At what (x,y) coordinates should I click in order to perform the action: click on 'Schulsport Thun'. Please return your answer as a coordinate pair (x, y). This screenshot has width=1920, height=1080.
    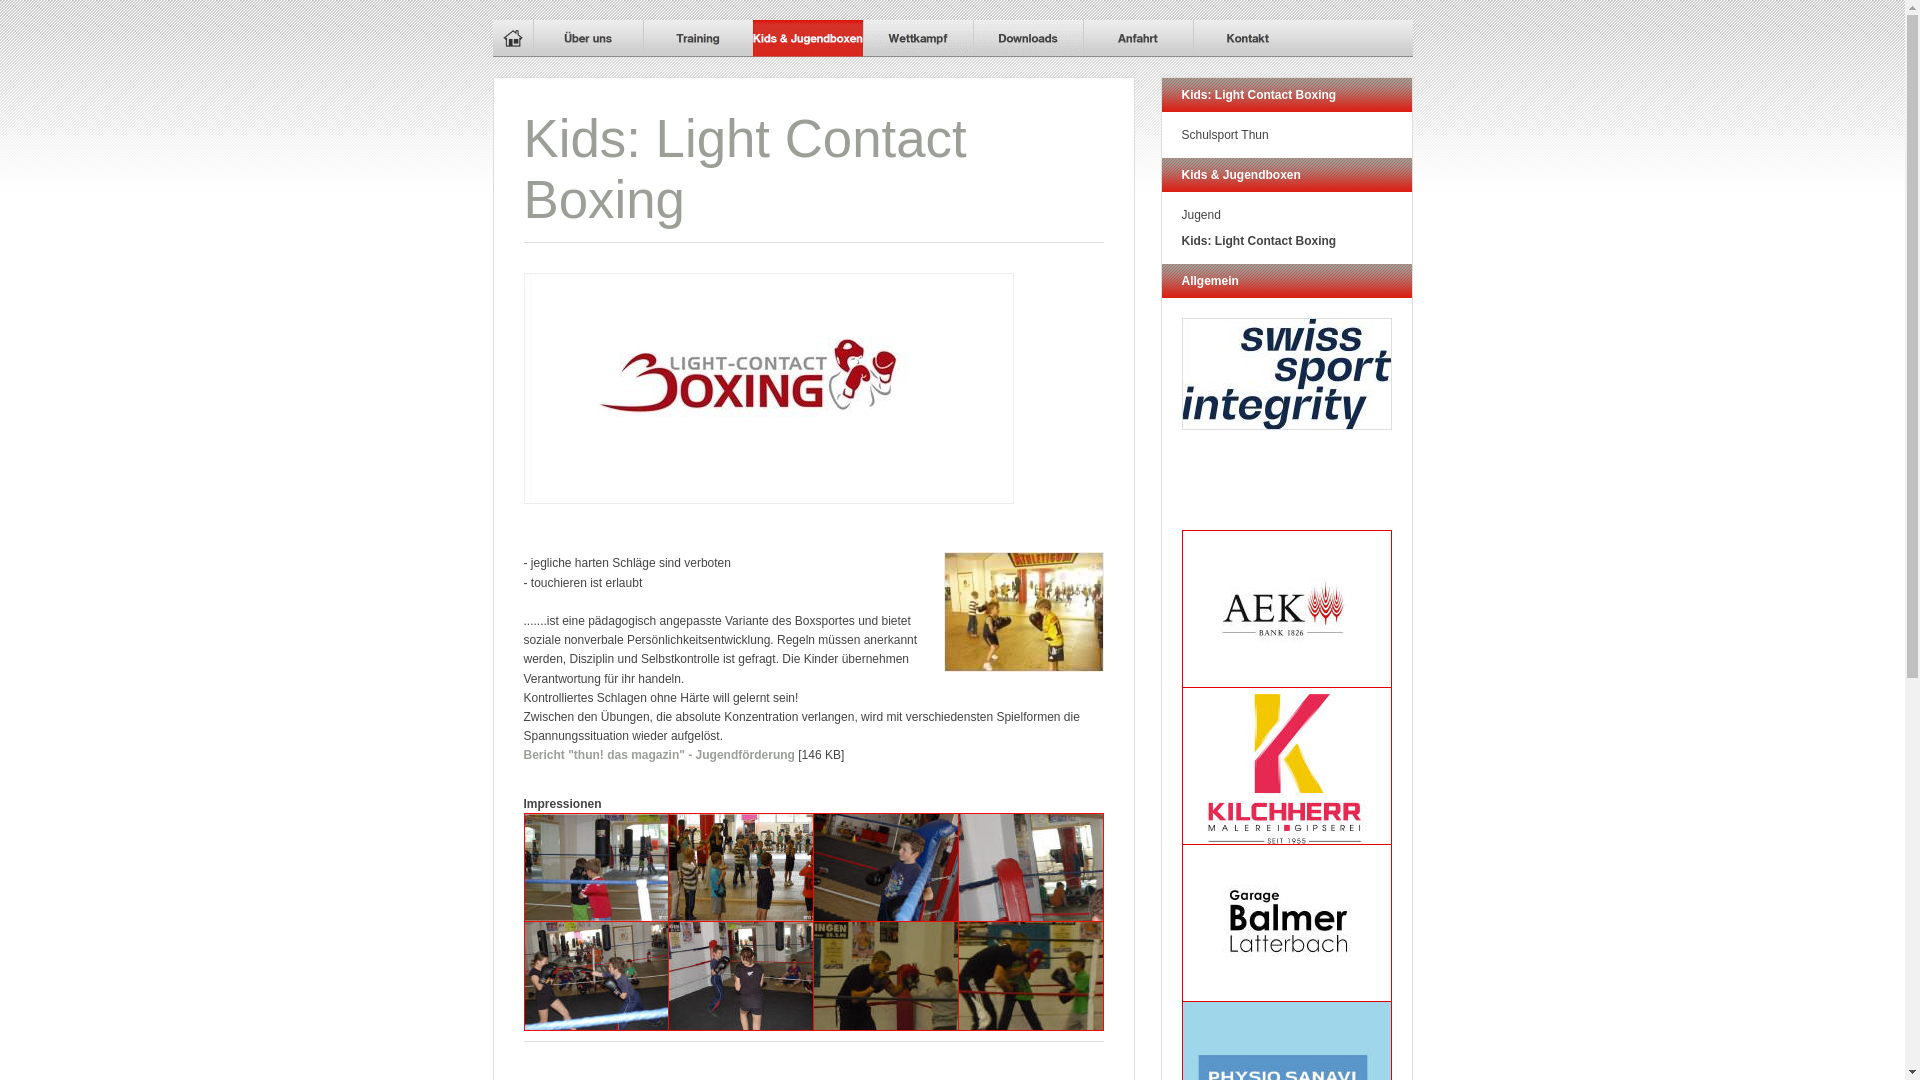
    Looking at the image, I should click on (1286, 135).